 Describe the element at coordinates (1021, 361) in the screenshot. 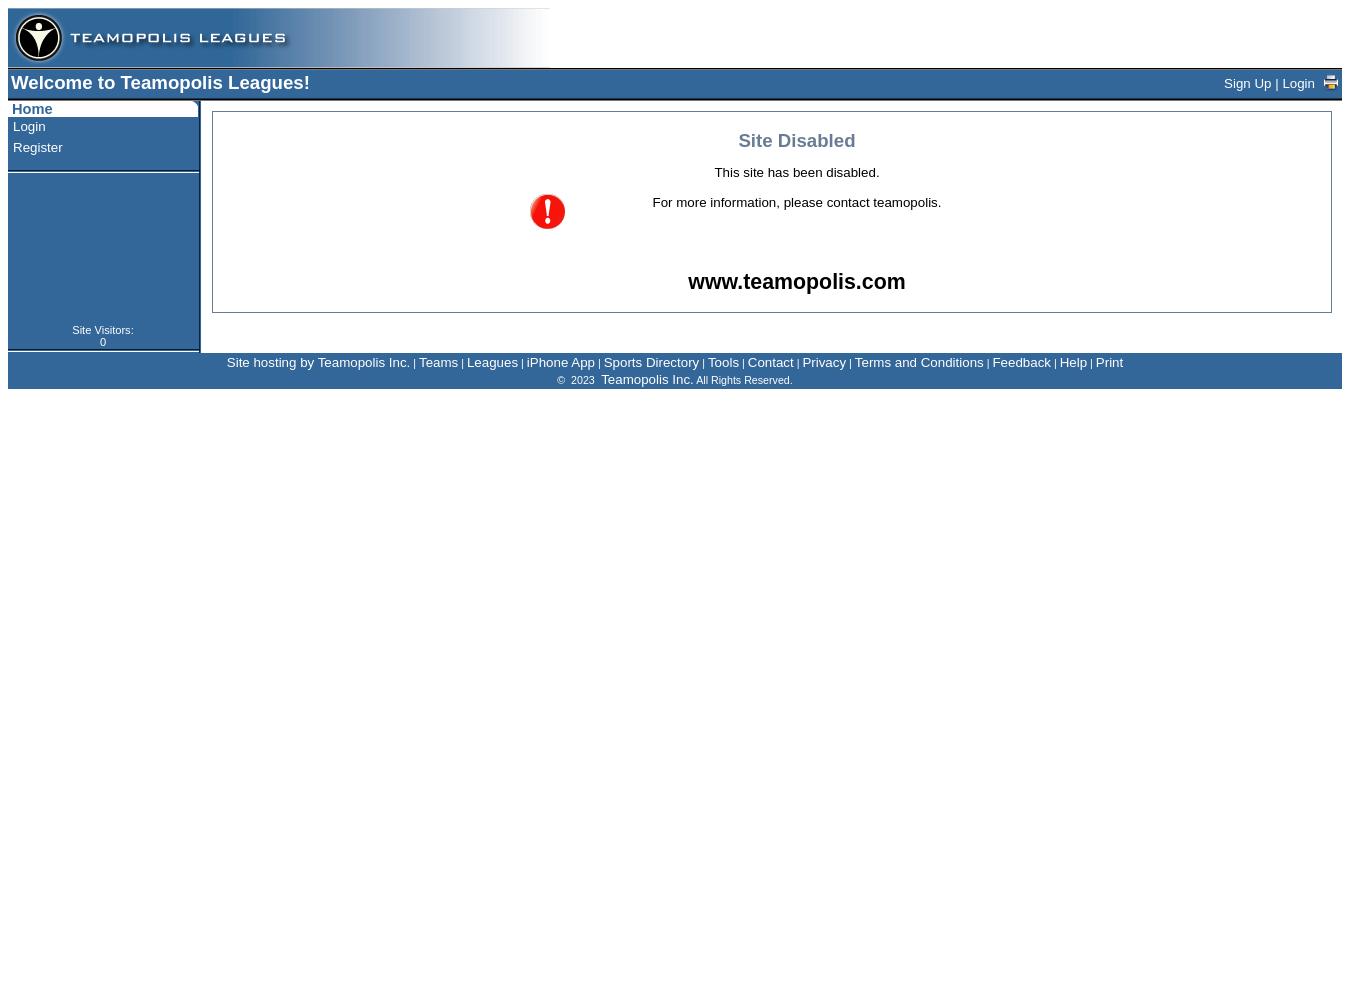

I see `'Feedback'` at that location.